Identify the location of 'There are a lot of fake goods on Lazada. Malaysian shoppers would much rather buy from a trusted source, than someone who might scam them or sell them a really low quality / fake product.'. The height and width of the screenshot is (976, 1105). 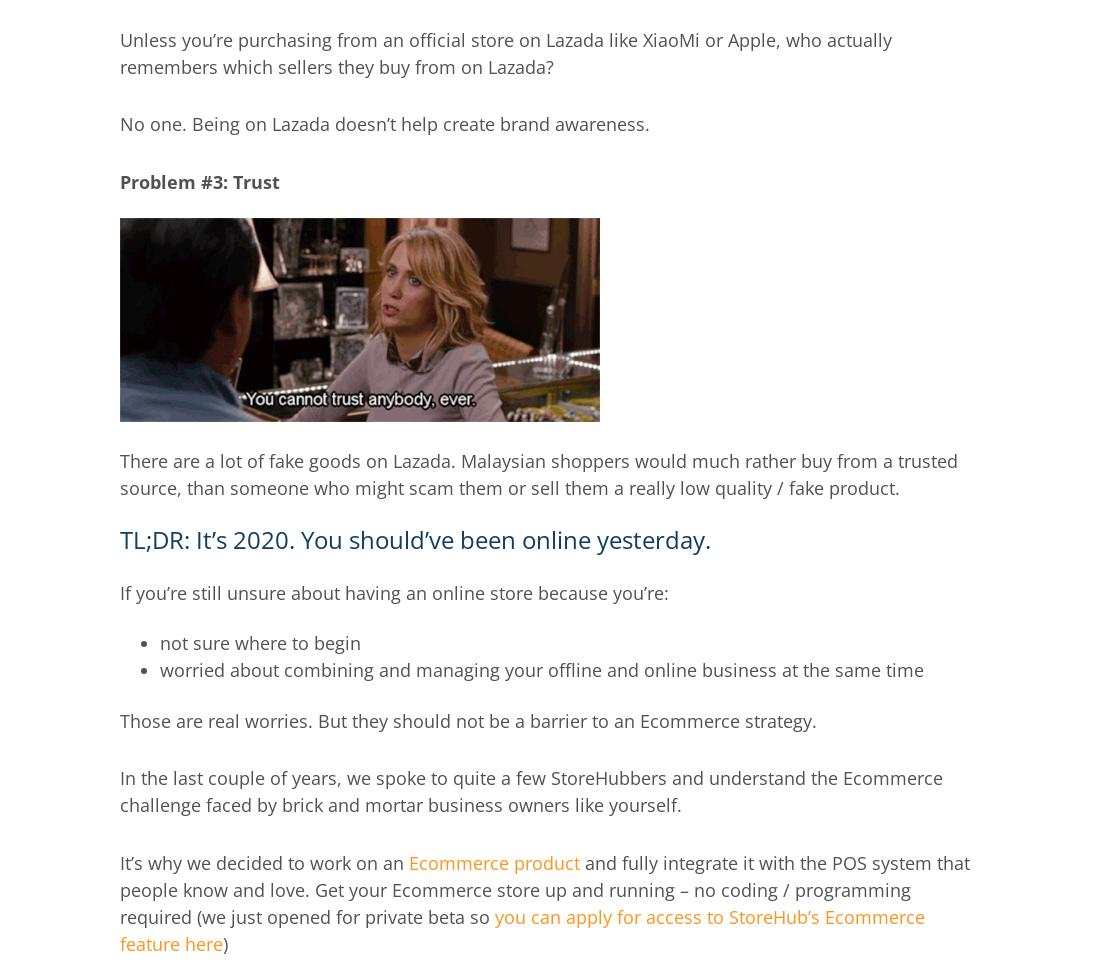
(538, 473).